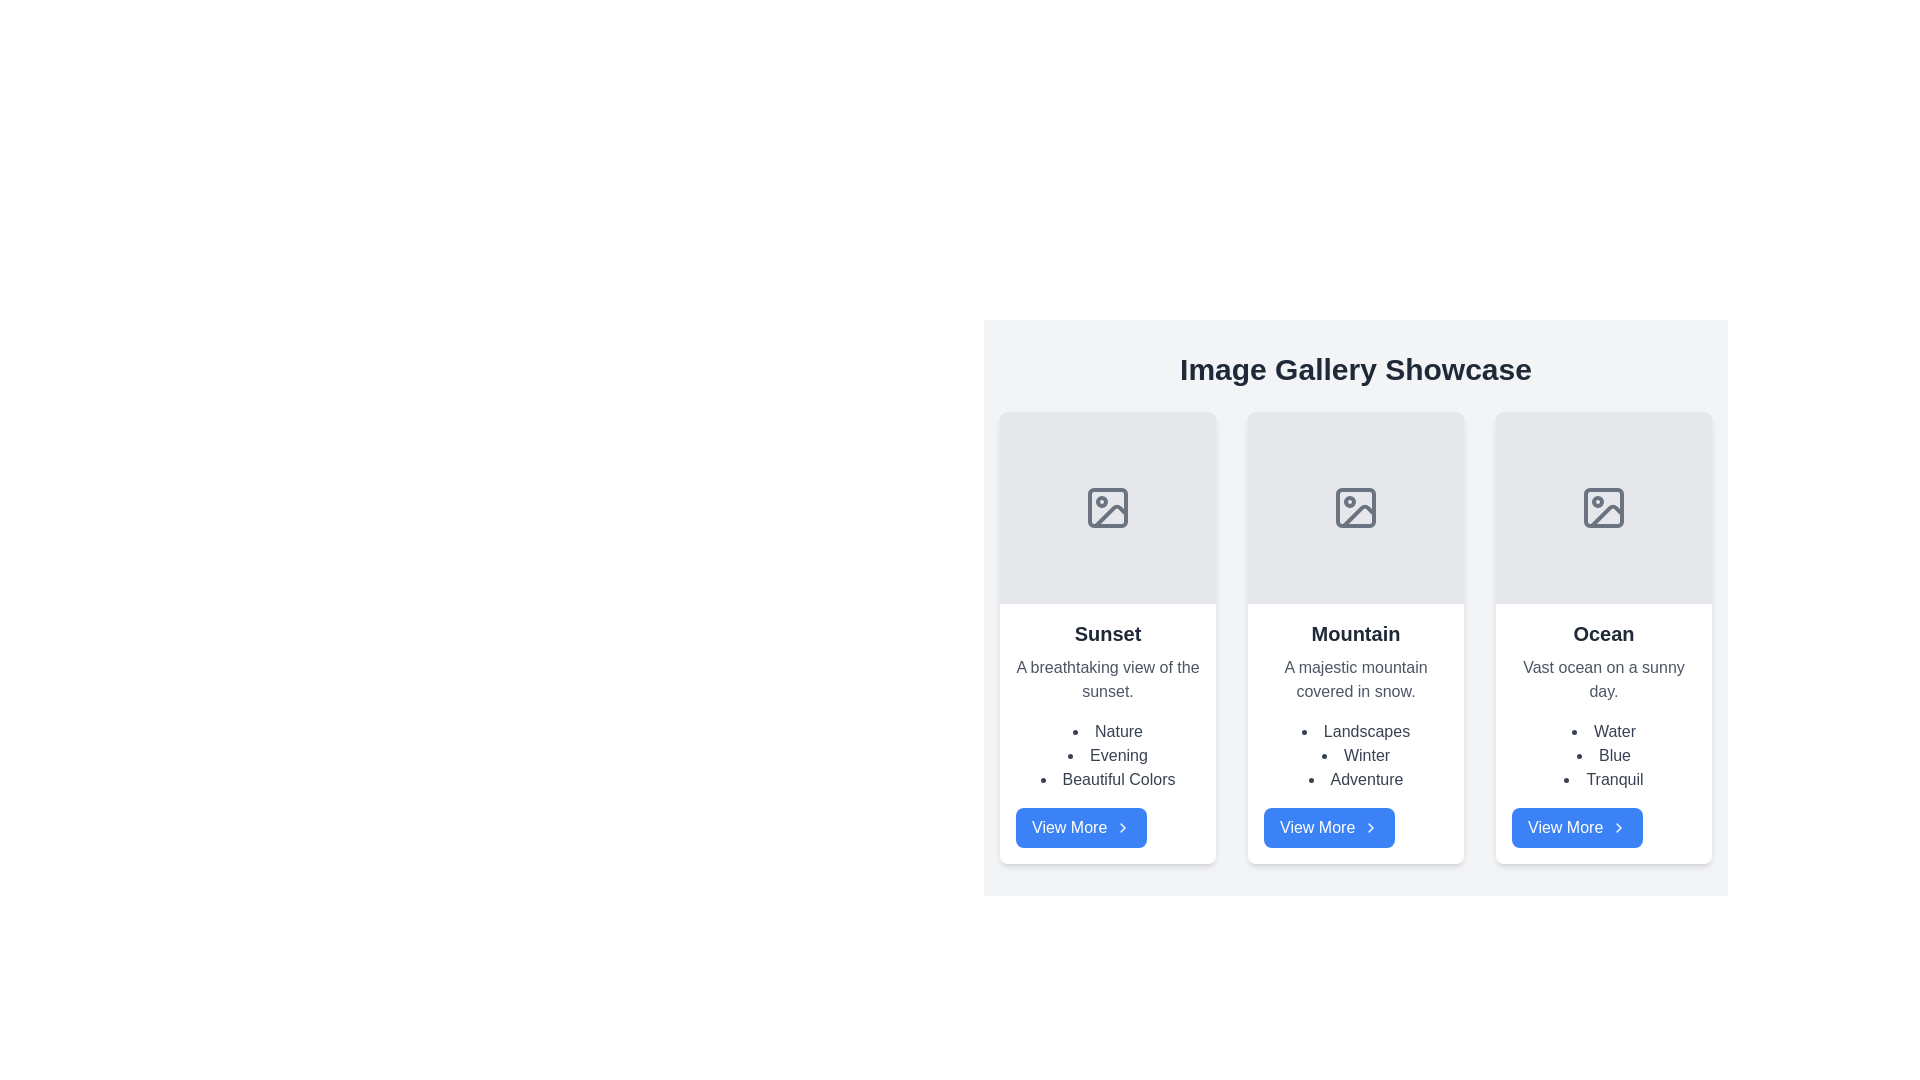  What do you see at coordinates (1356, 507) in the screenshot?
I see `the visual representation of the icon located centrally within the second card labeled 'Mountain'` at bounding box center [1356, 507].